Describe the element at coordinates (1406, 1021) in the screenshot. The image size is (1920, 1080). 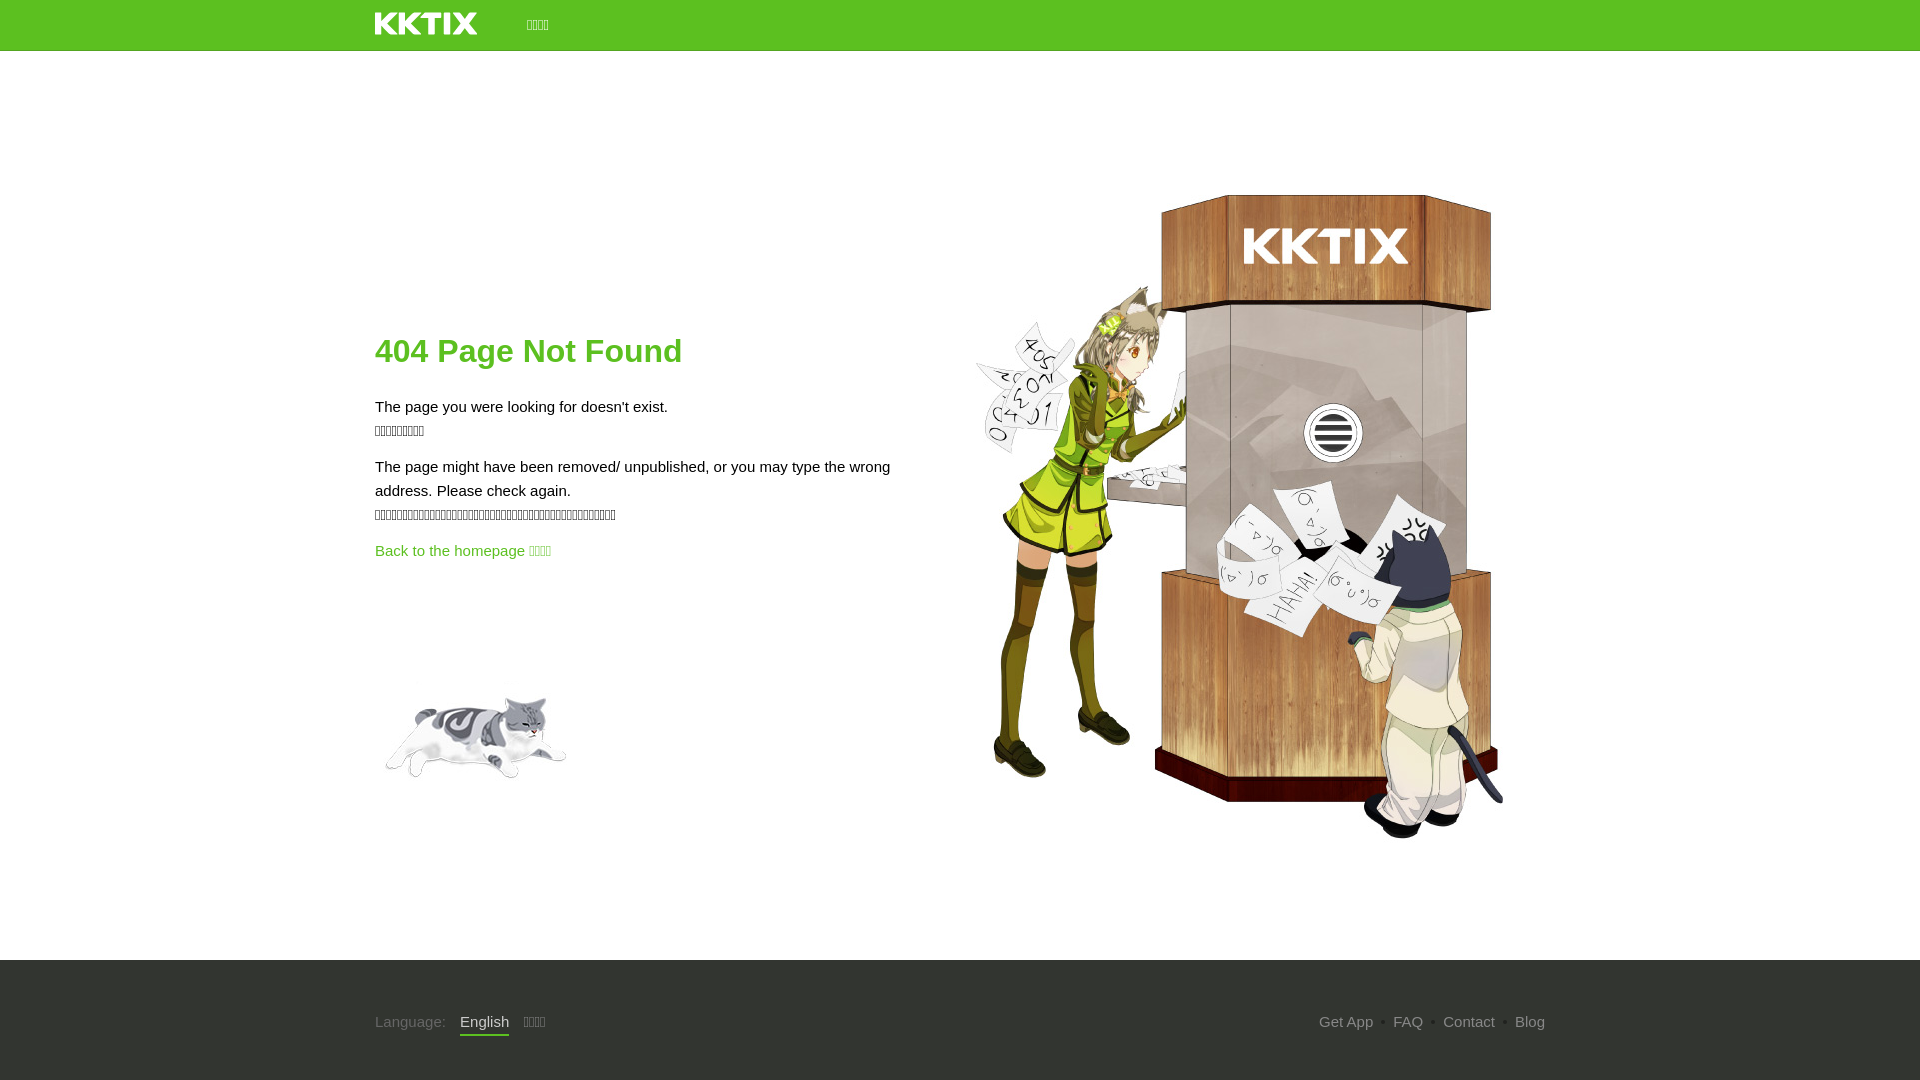
I see `'FAQ'` at that location.